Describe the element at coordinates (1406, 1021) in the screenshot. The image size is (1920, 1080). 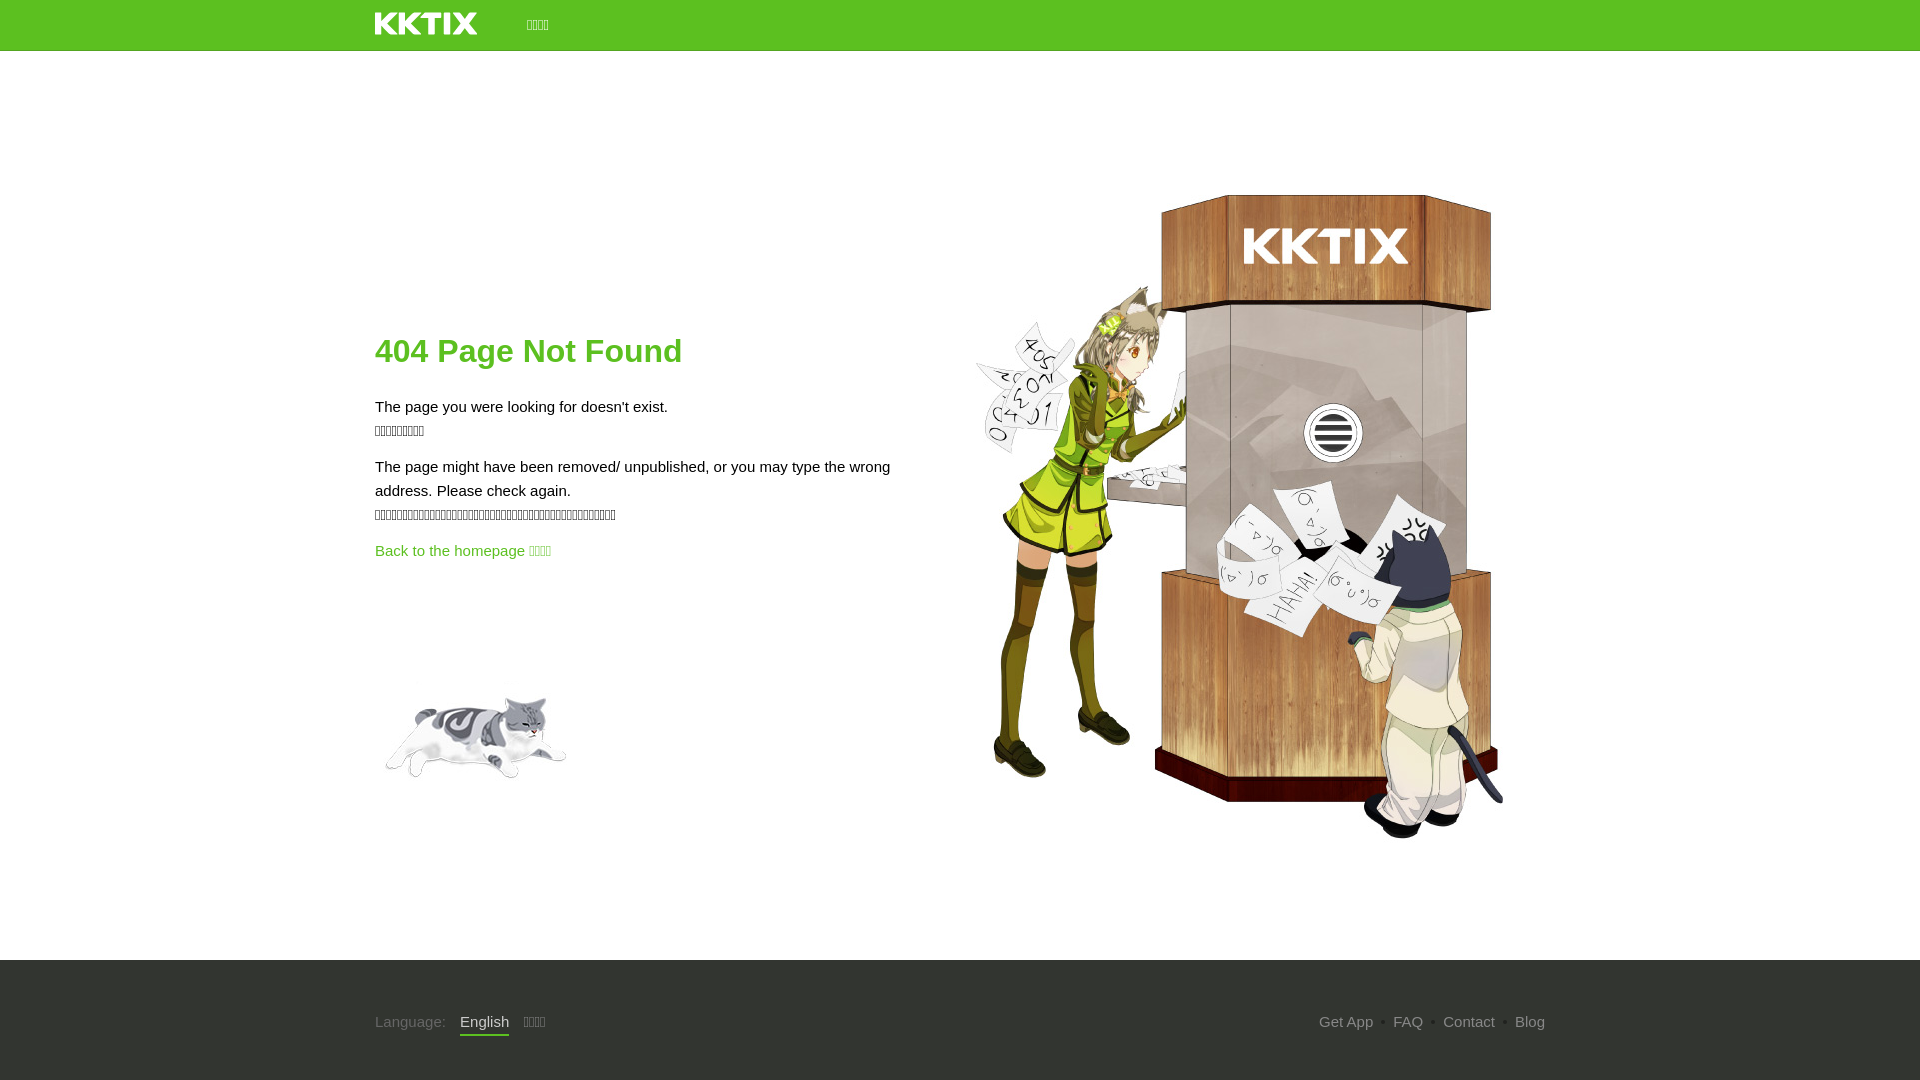
I see `'FAQ'` at that location.